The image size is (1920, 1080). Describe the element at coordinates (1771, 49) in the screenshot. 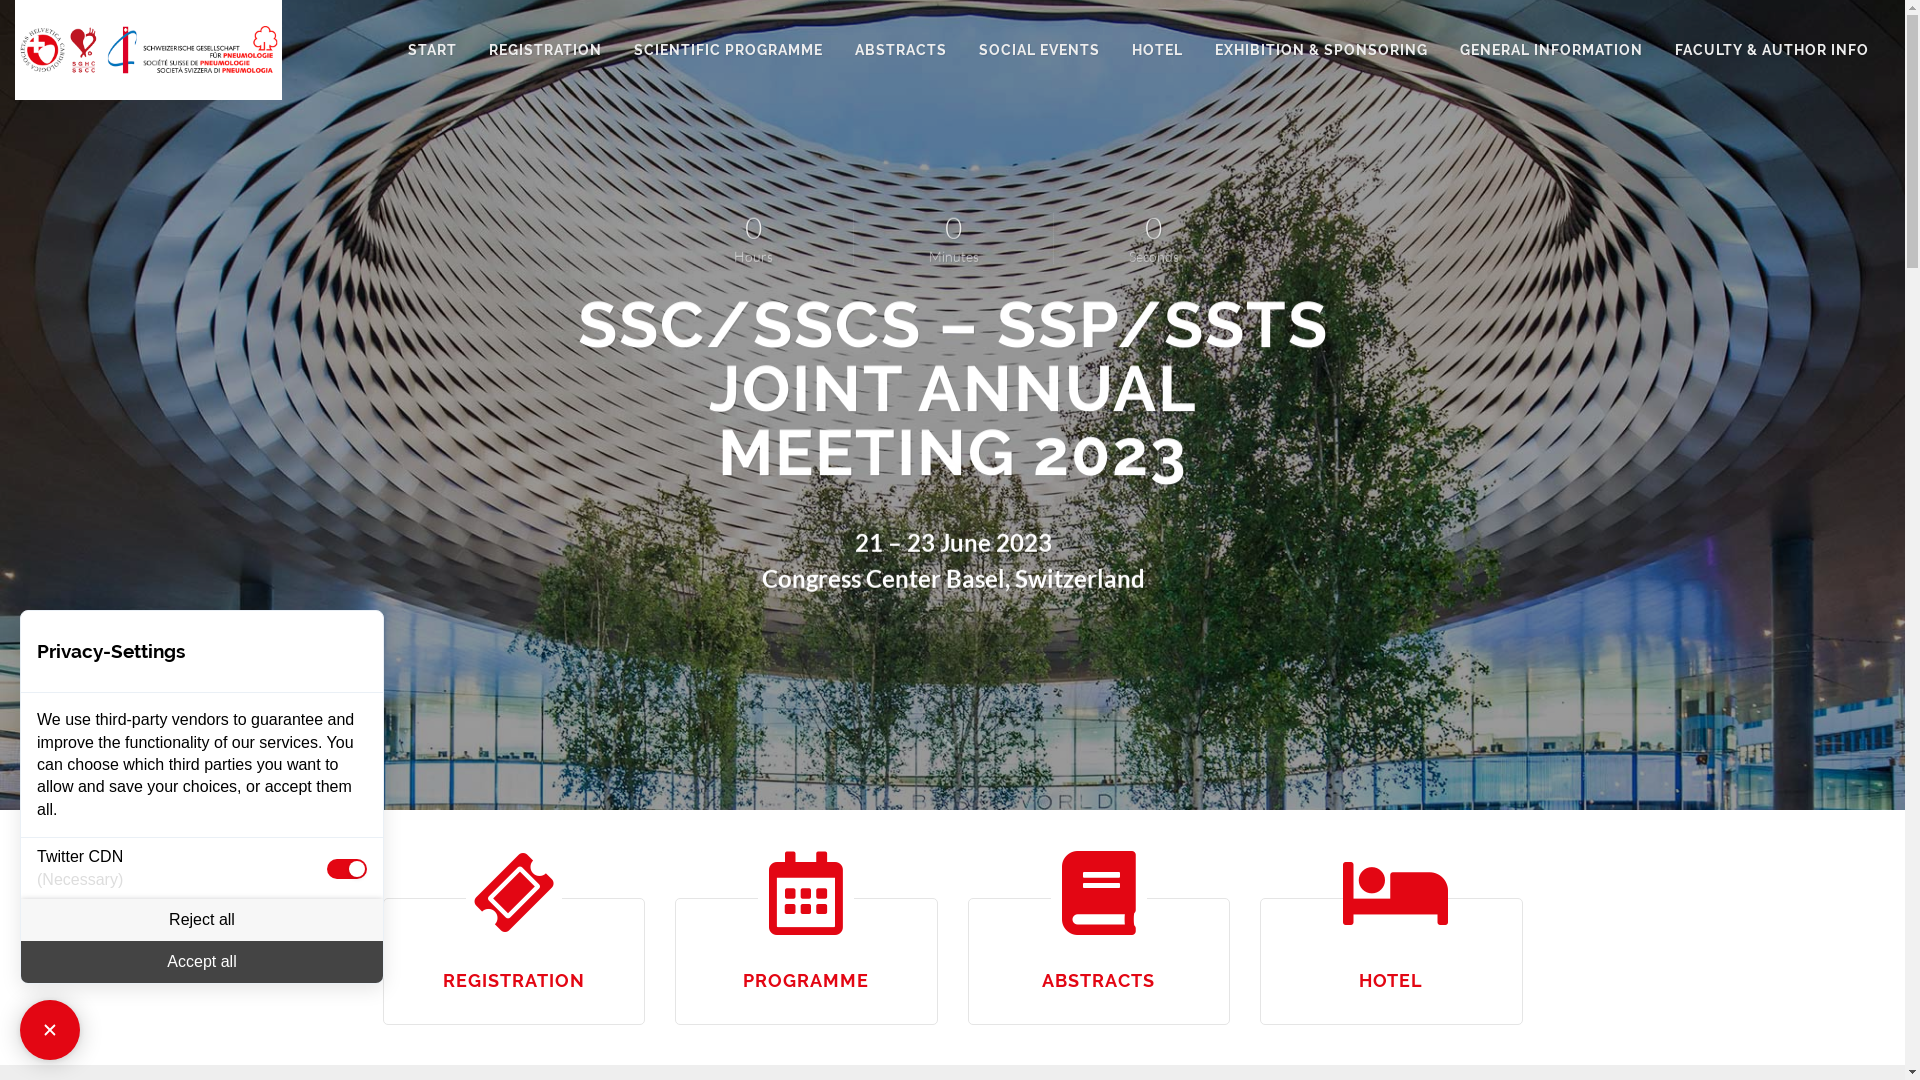

I see `'FACULTY & AUTHOR INFO'` at that location.